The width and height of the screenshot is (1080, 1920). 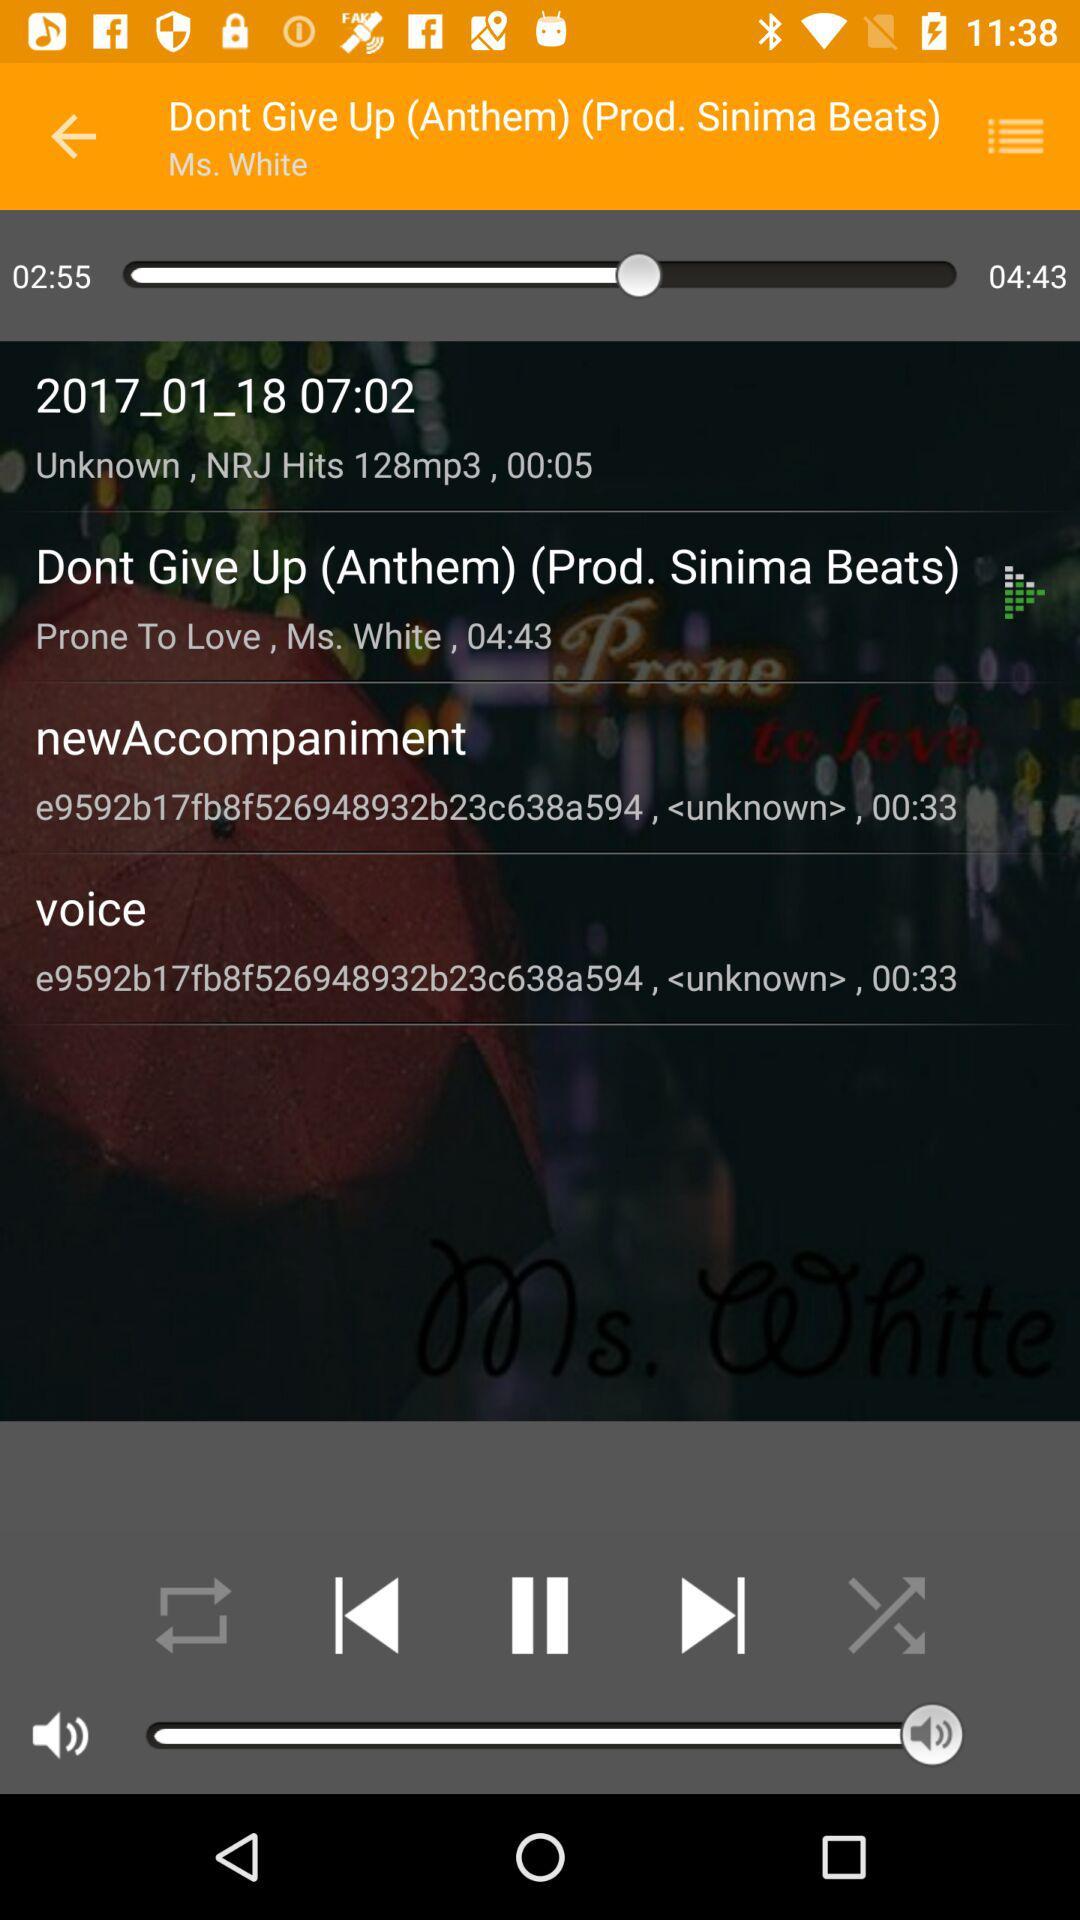 I want to click on the voice icon, so click(x=540, y=906).